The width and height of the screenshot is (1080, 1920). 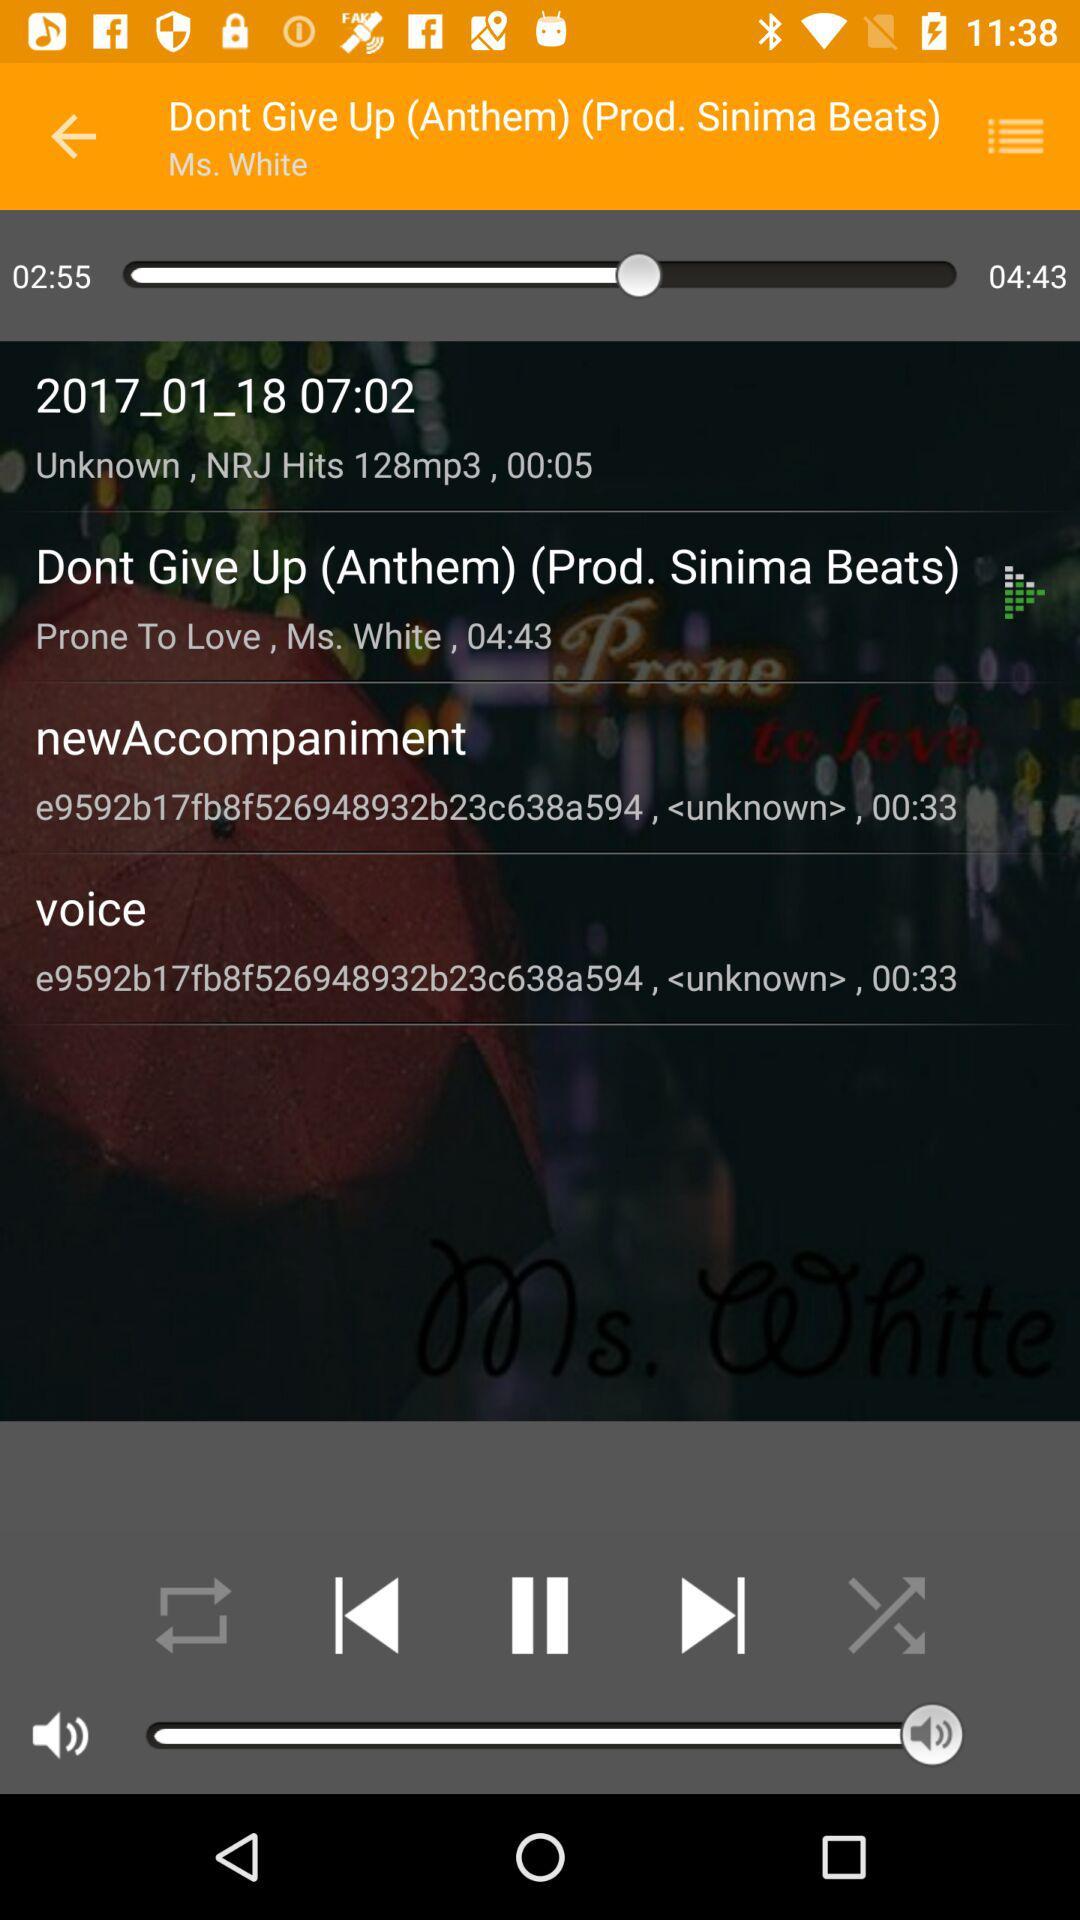 I want to click on the voice icon, so click(x=540, y=906).